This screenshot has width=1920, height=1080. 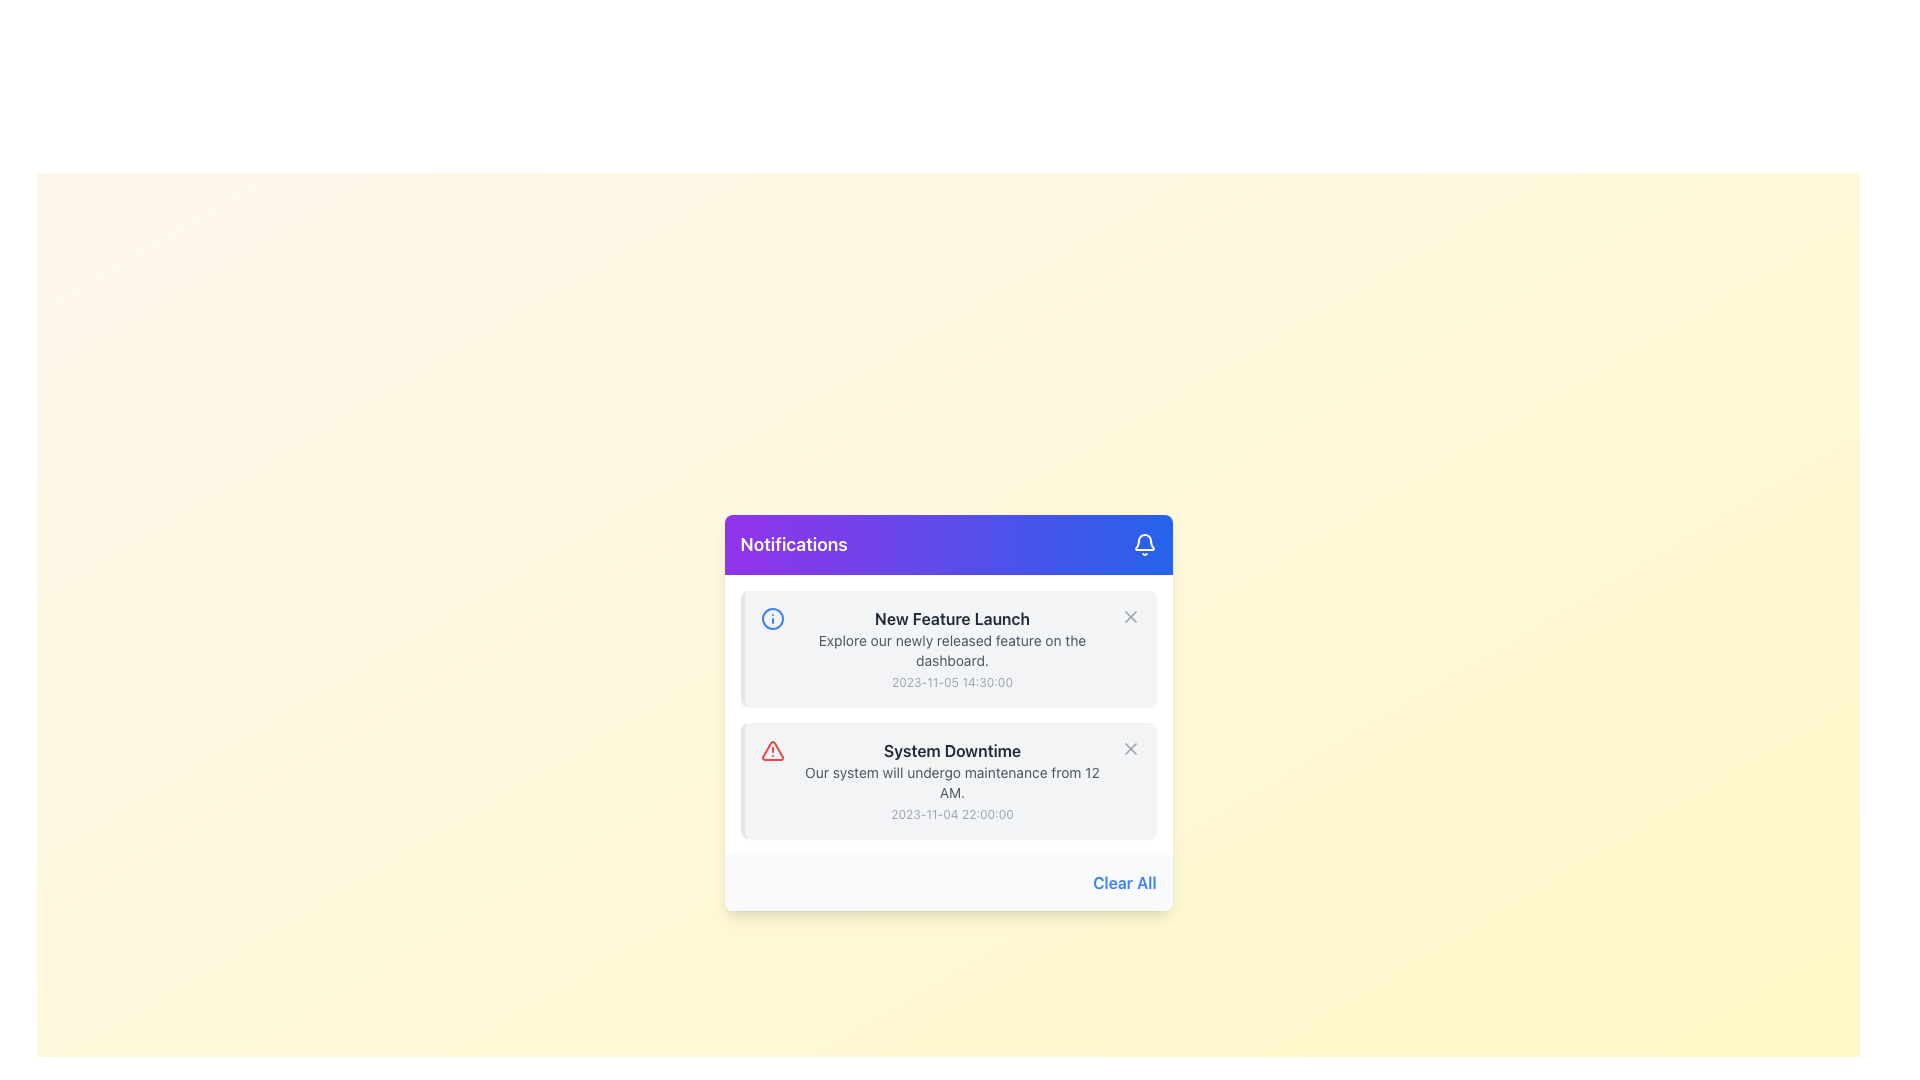 What do you see at coordinates (951, 651) in the screenshot?
I see `the text component providing additional information about the title 'New Feature Launch', which is centrally positioned in a notification card below the title and above the timestamp` at bounding box center [951, 651].